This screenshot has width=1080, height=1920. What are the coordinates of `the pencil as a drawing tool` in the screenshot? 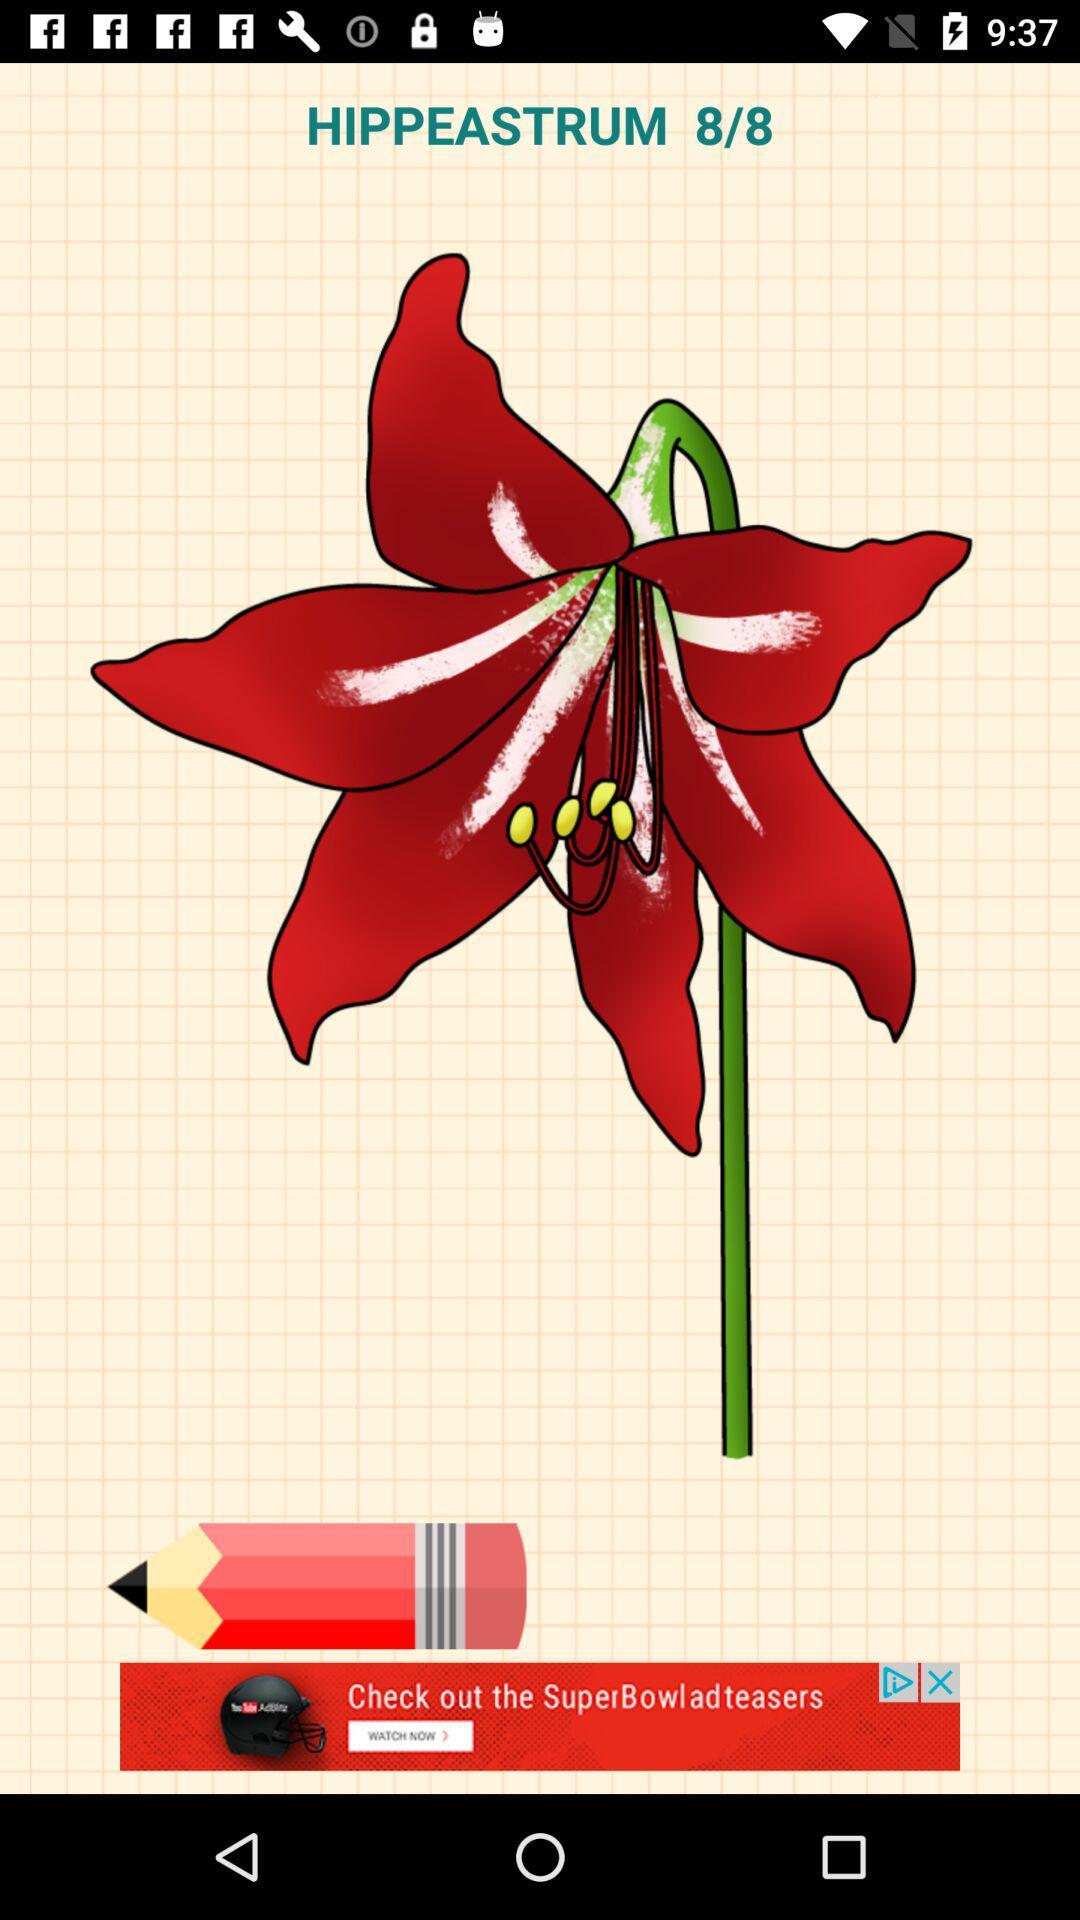 It's located at (315, 1585).